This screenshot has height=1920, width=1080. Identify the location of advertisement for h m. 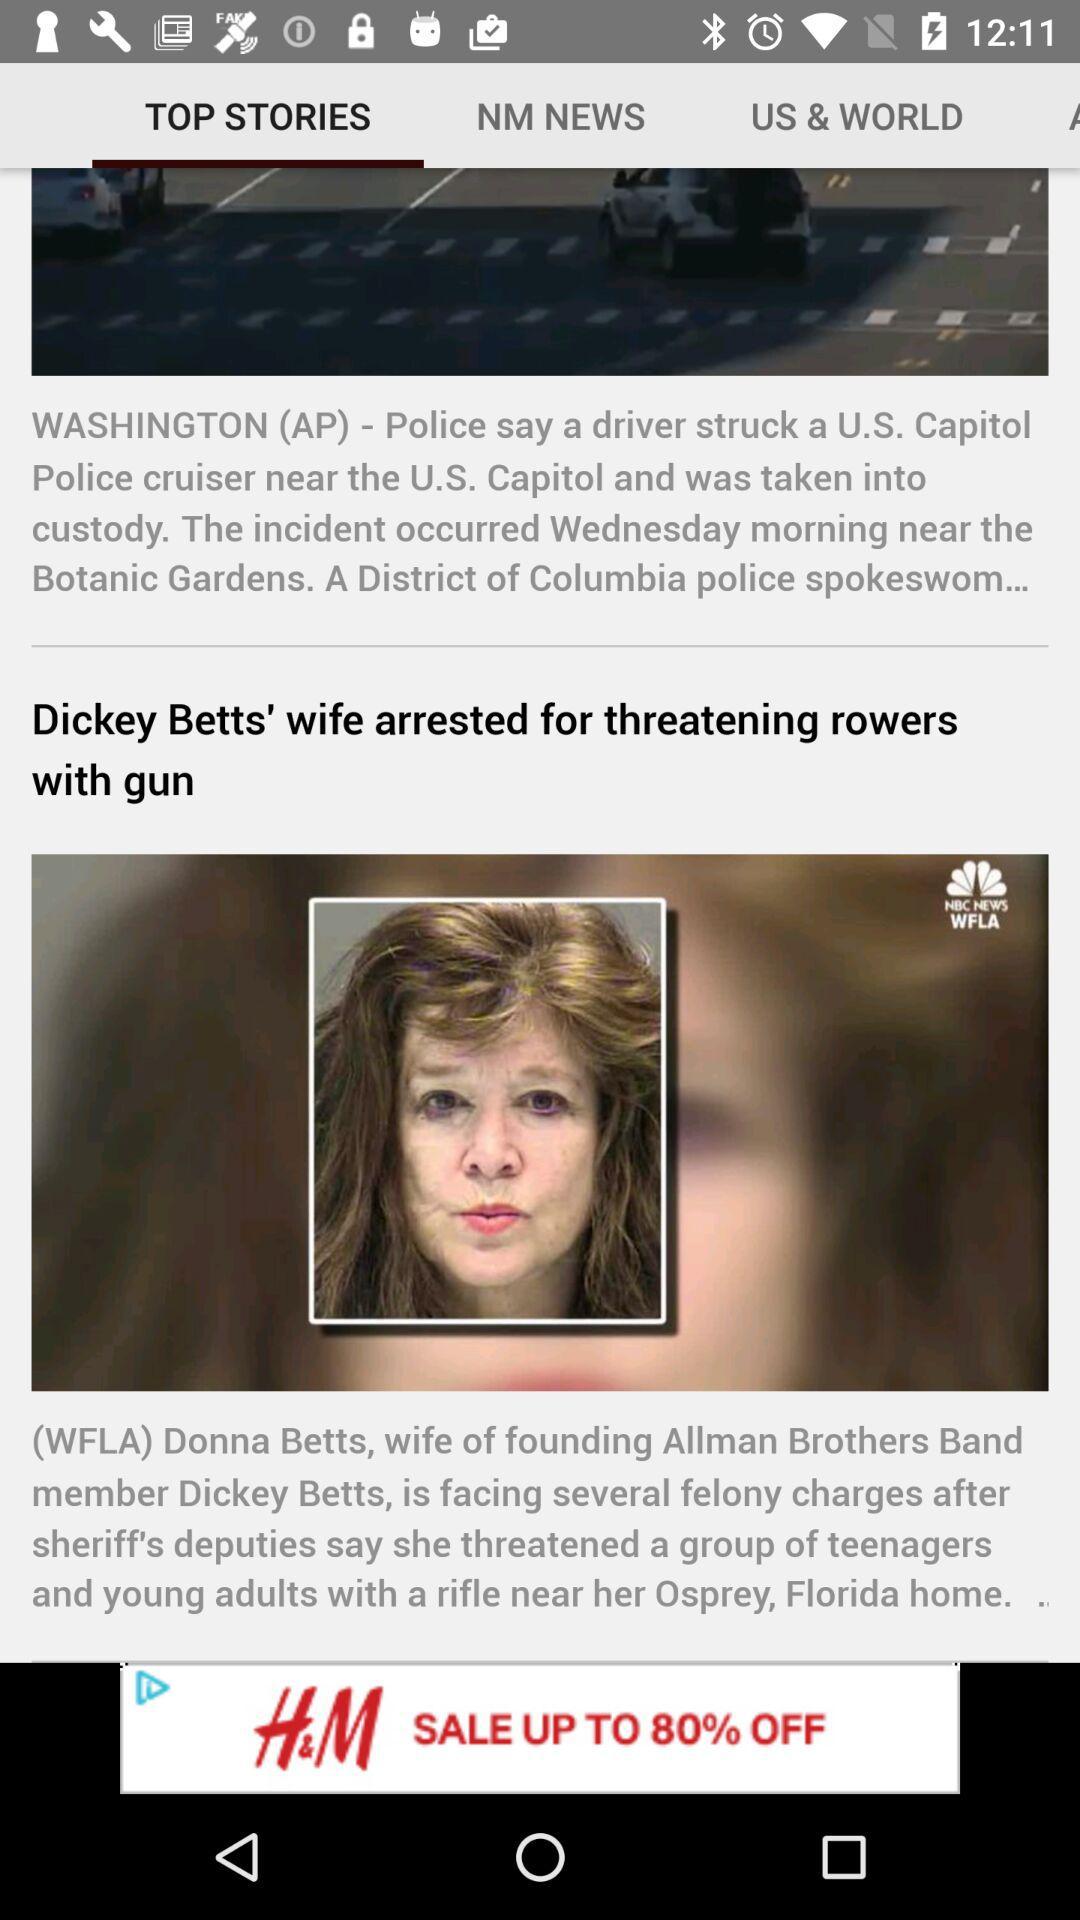
(540, 1727).